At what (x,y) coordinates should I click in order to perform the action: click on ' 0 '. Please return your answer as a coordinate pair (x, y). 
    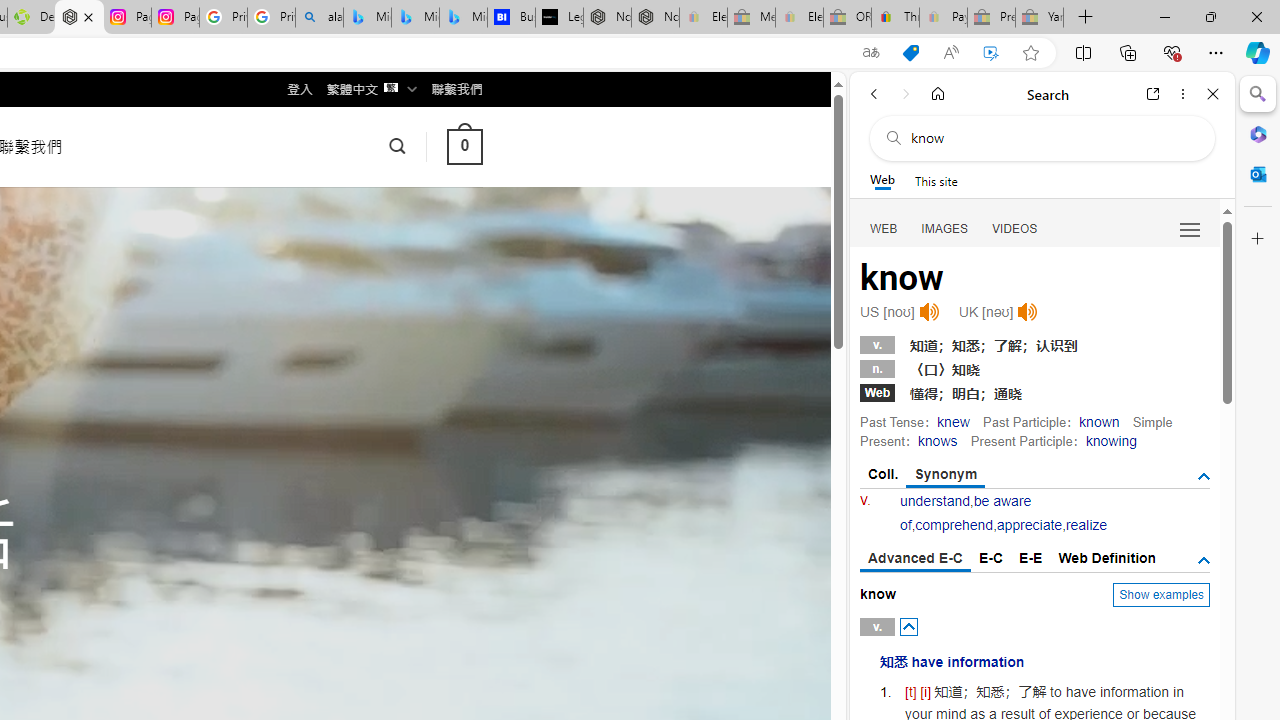
    Looking at the image, I should click on (463, 145).